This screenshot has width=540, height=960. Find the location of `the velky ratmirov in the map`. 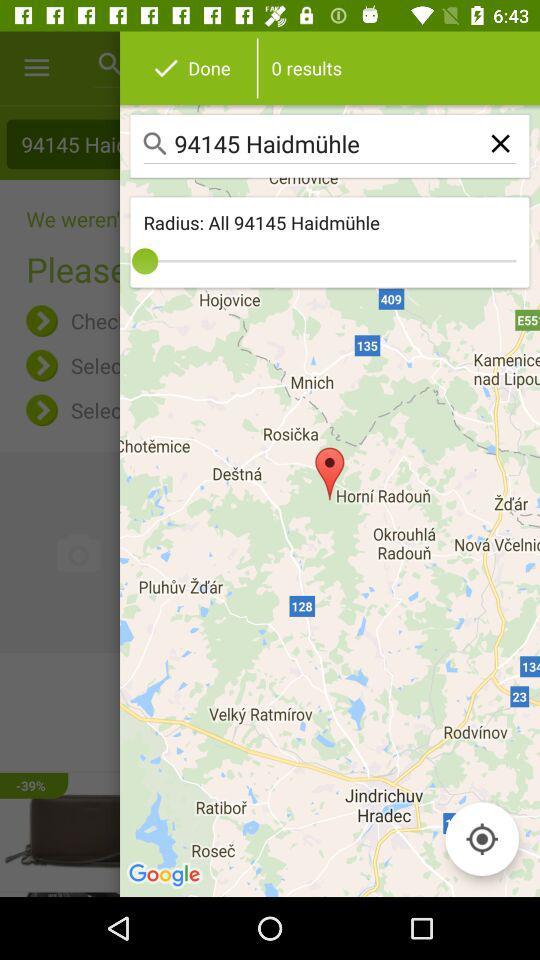

the velky ratmirov in the map is located at coordinates (270, 712).